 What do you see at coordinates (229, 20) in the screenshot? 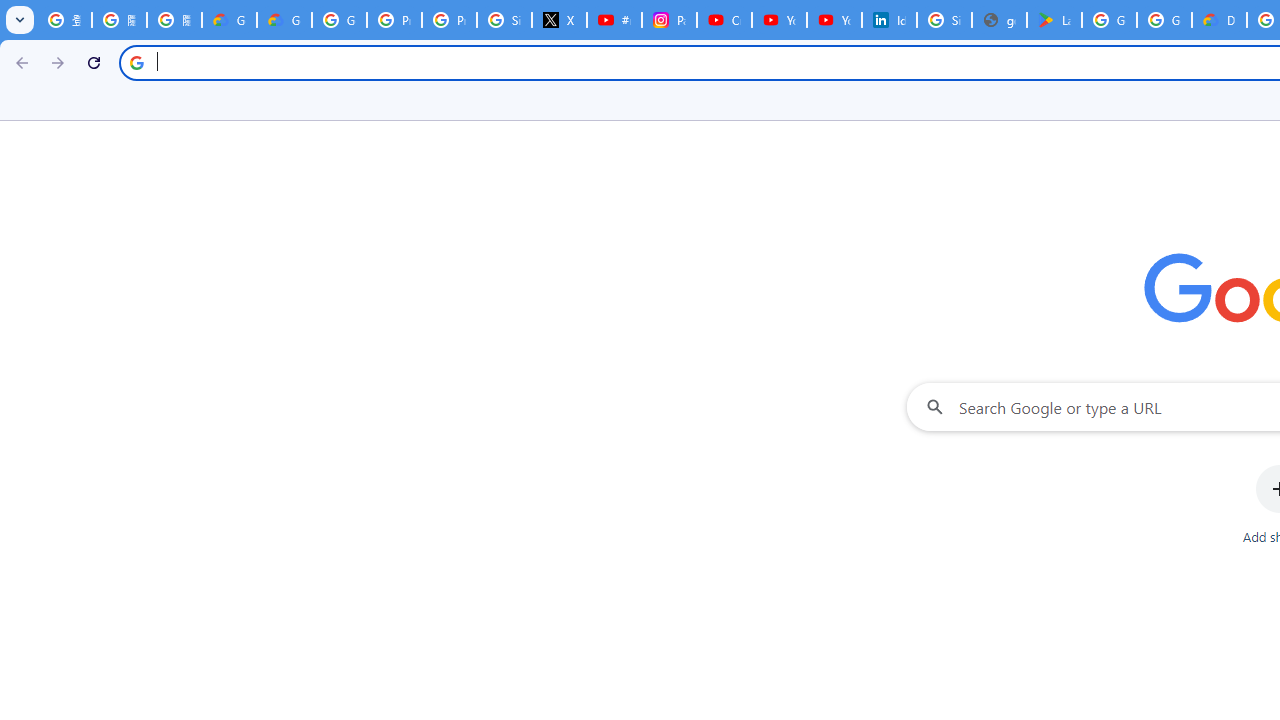
I see `'Google Cloud Privacy Notice'` at bounding box center [229, 20].